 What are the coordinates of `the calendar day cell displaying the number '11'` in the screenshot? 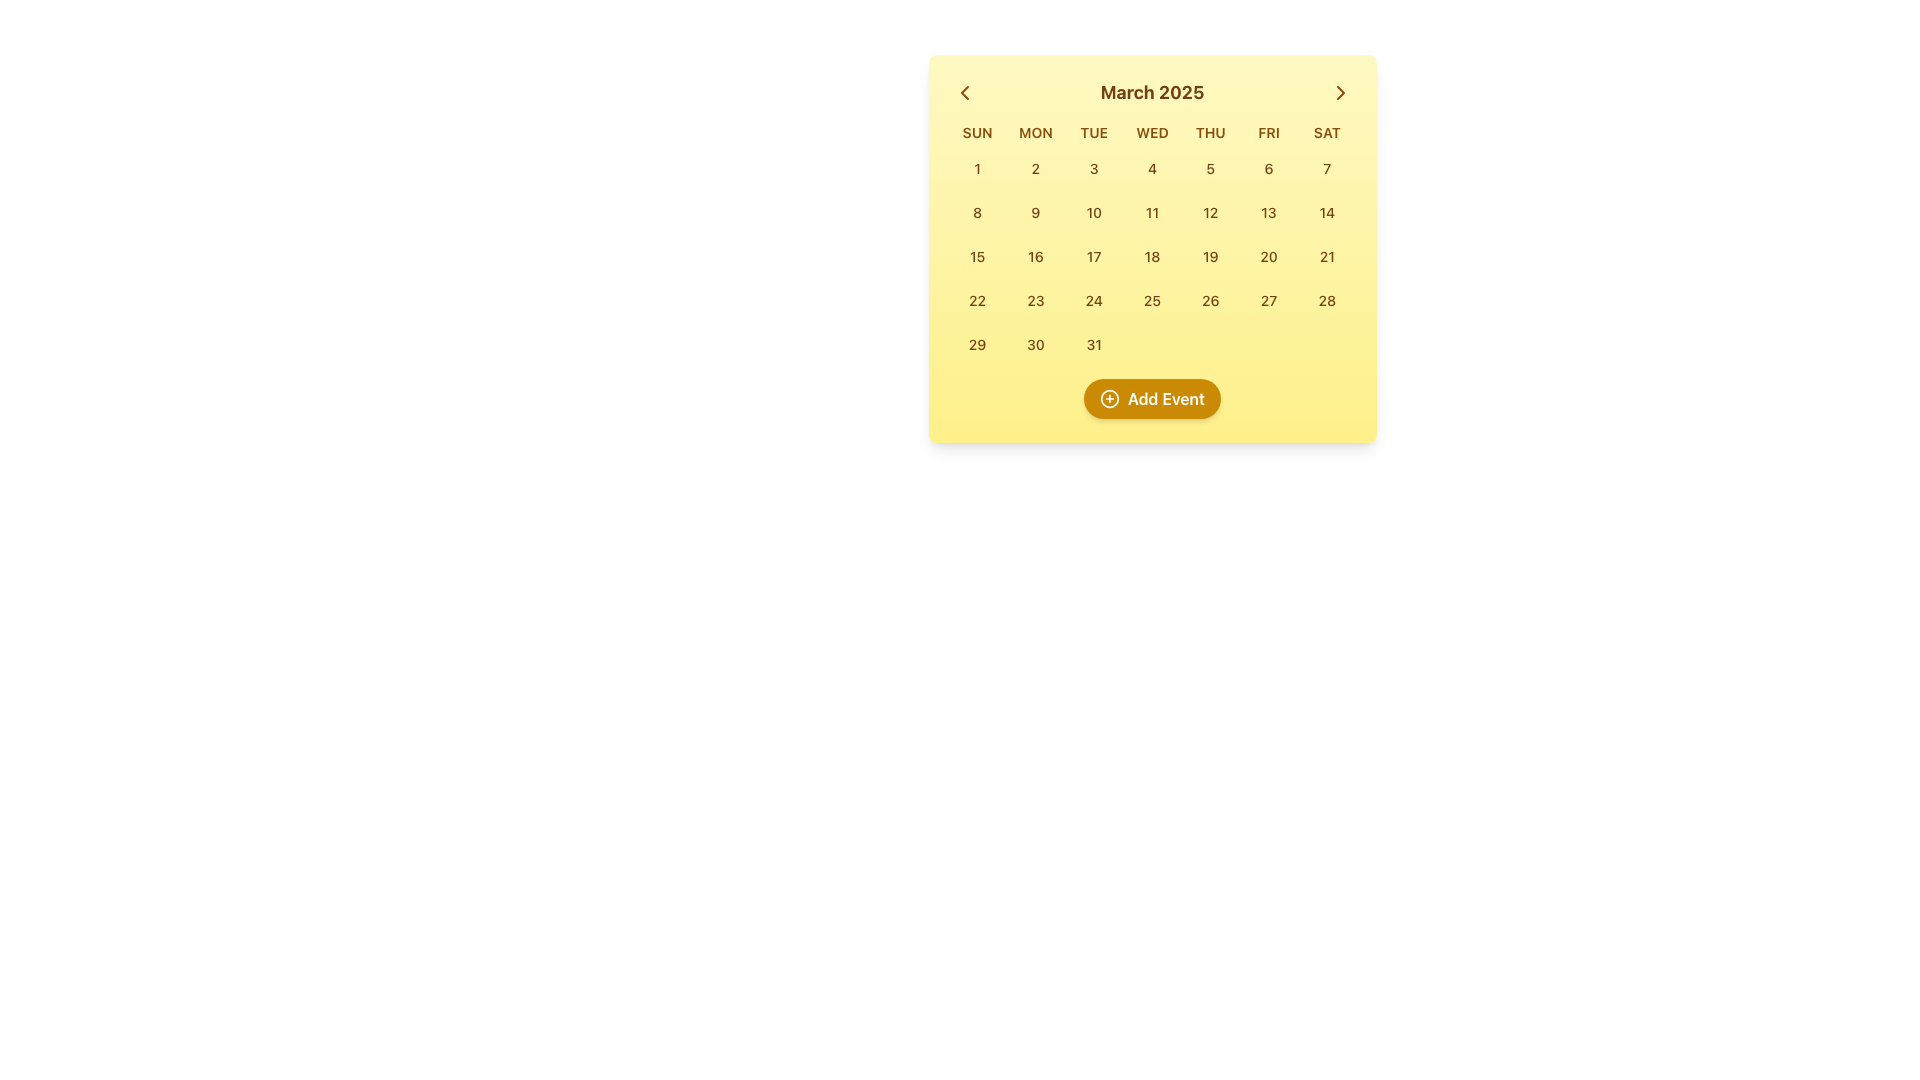 It's located at (1152, 212).